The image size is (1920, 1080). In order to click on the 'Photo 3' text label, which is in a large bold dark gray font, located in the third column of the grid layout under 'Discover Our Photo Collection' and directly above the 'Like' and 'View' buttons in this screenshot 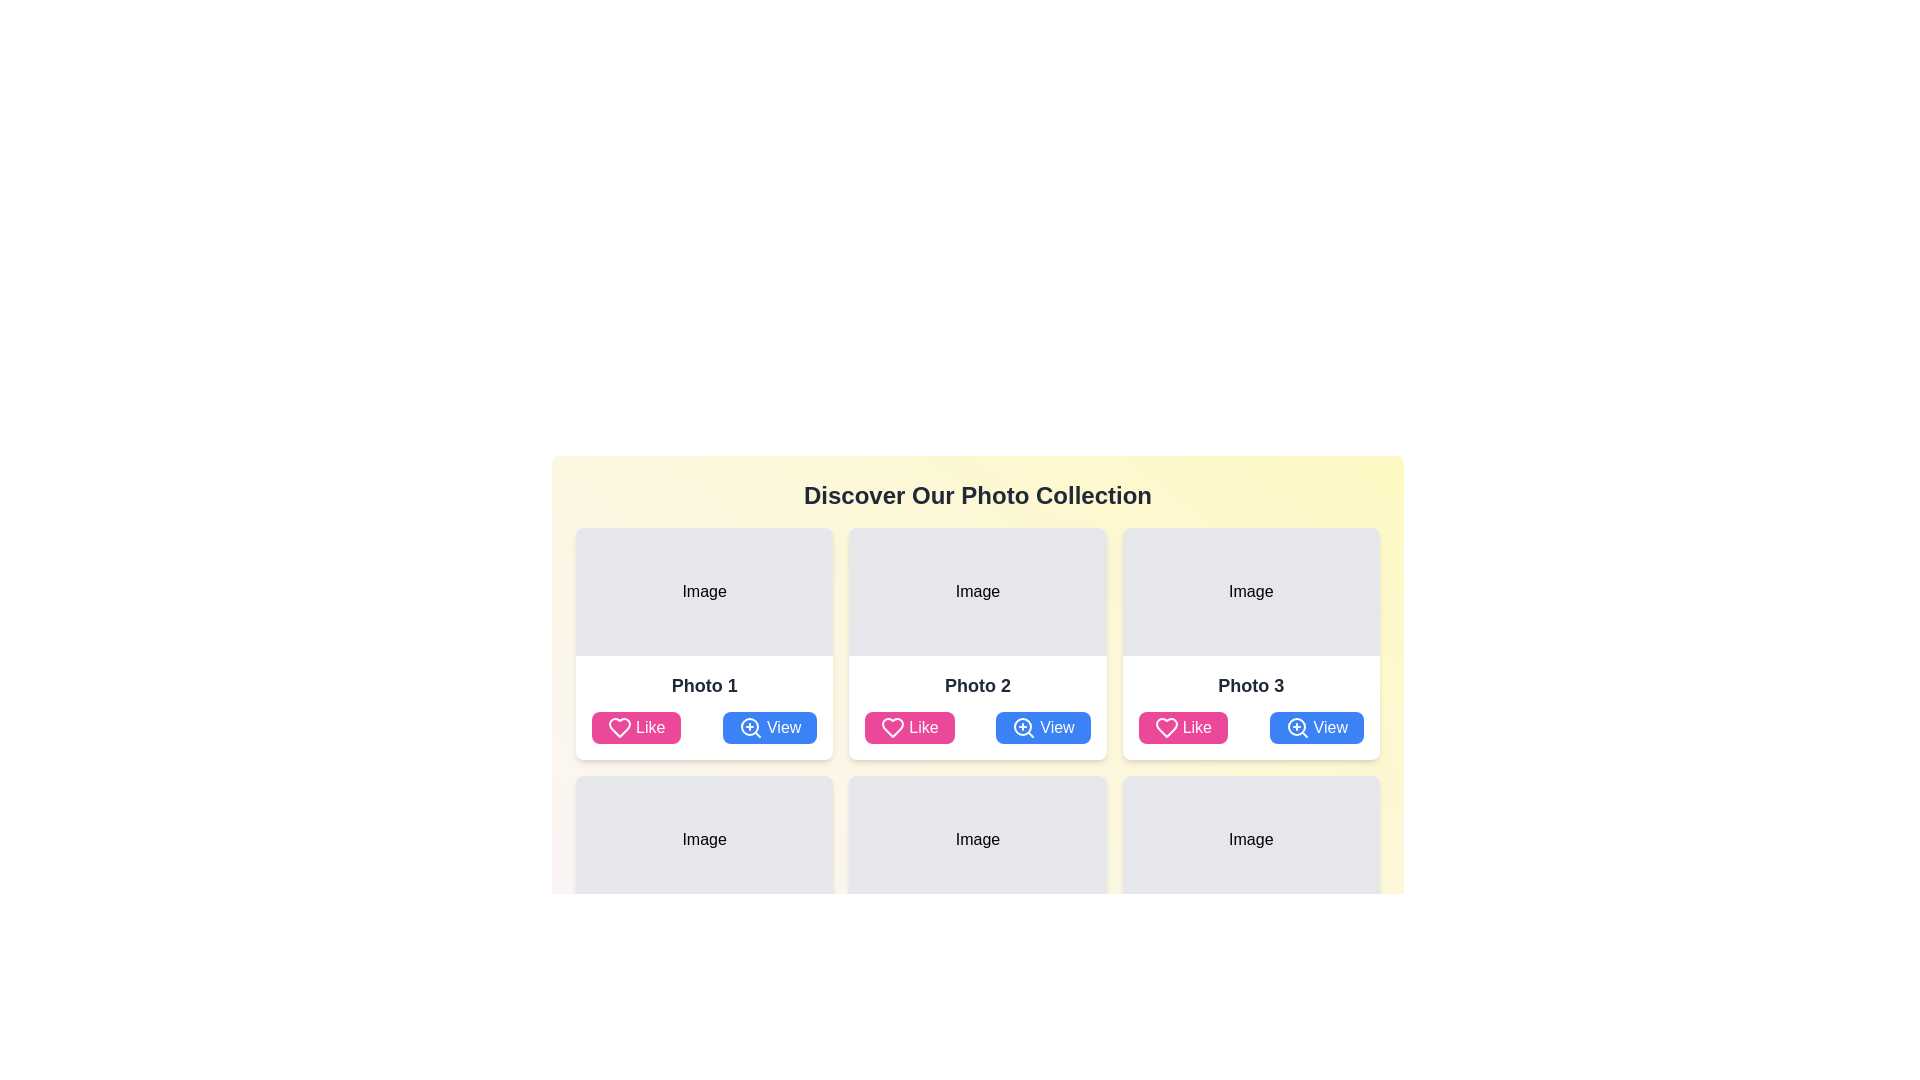, I will do `click(1250, 685)`.